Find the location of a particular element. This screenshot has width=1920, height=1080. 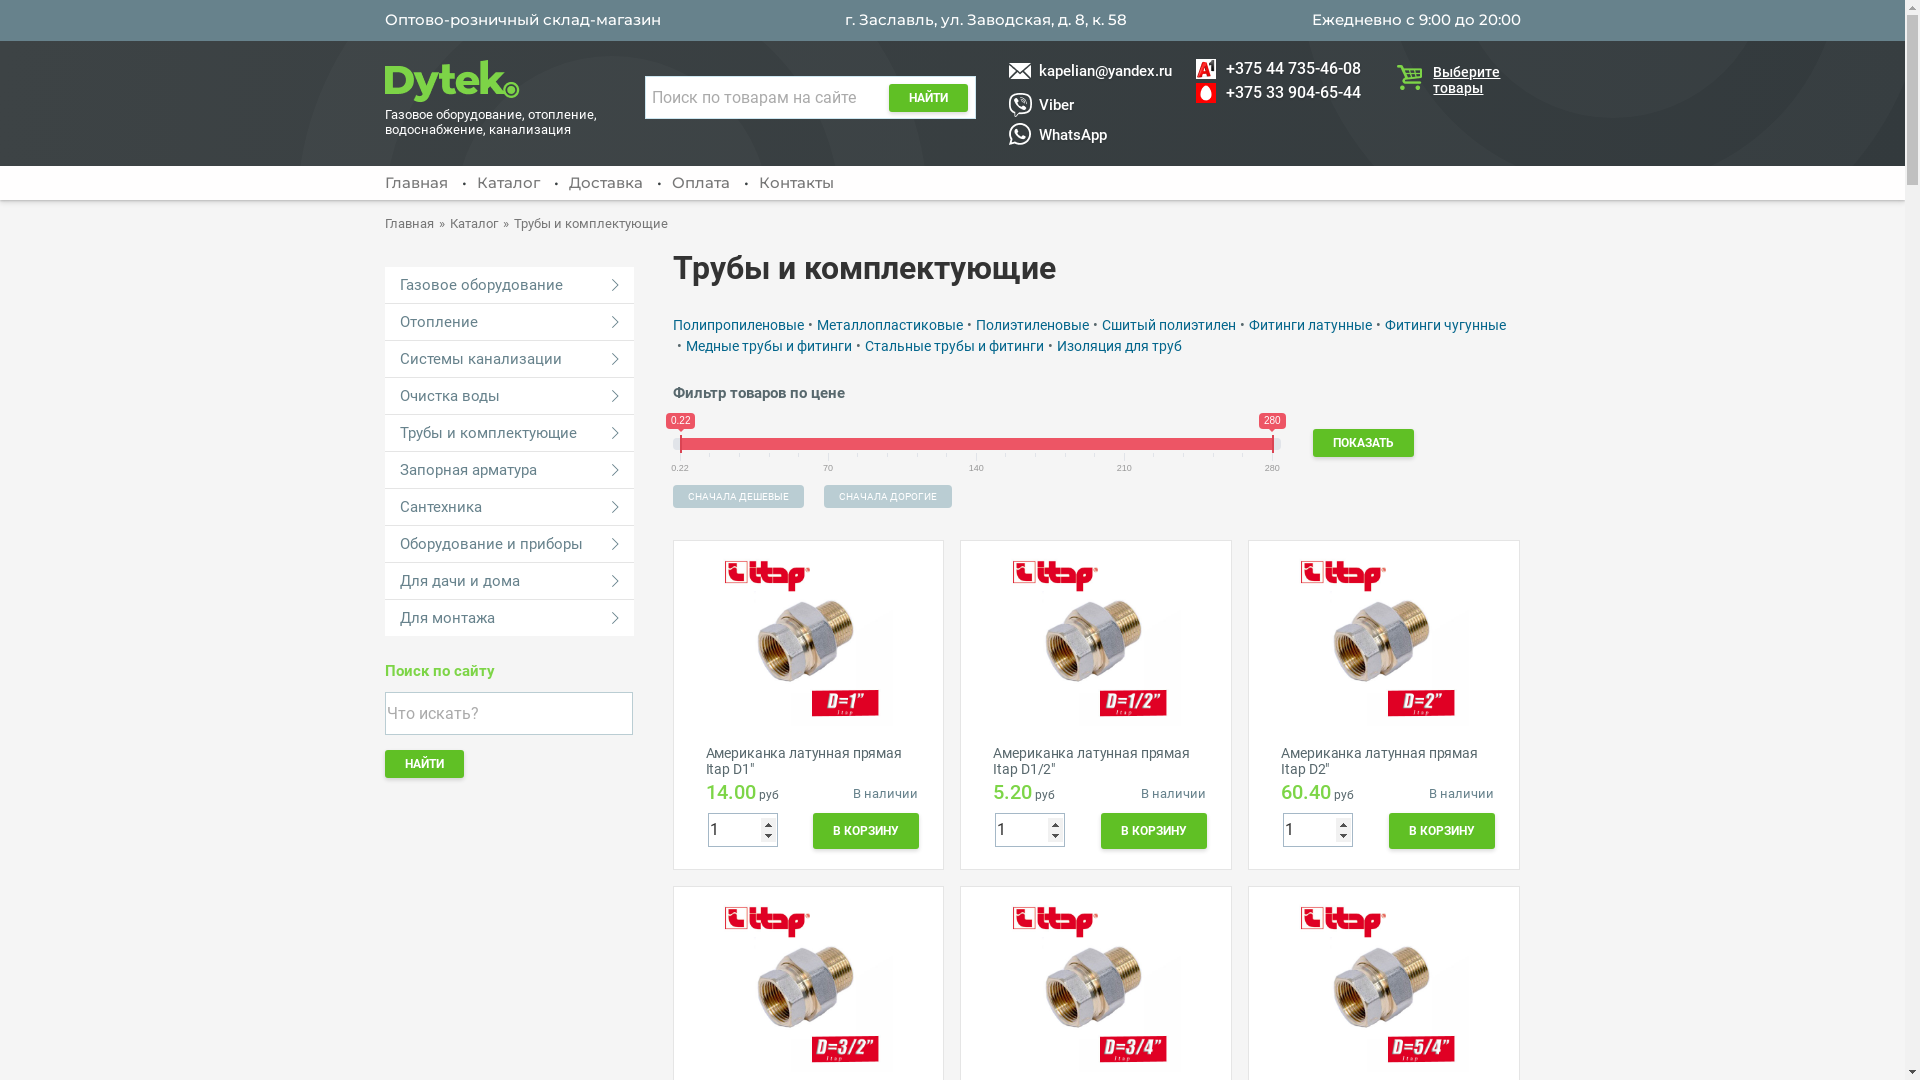

'Viber' is located at coordinates (1089, 104).